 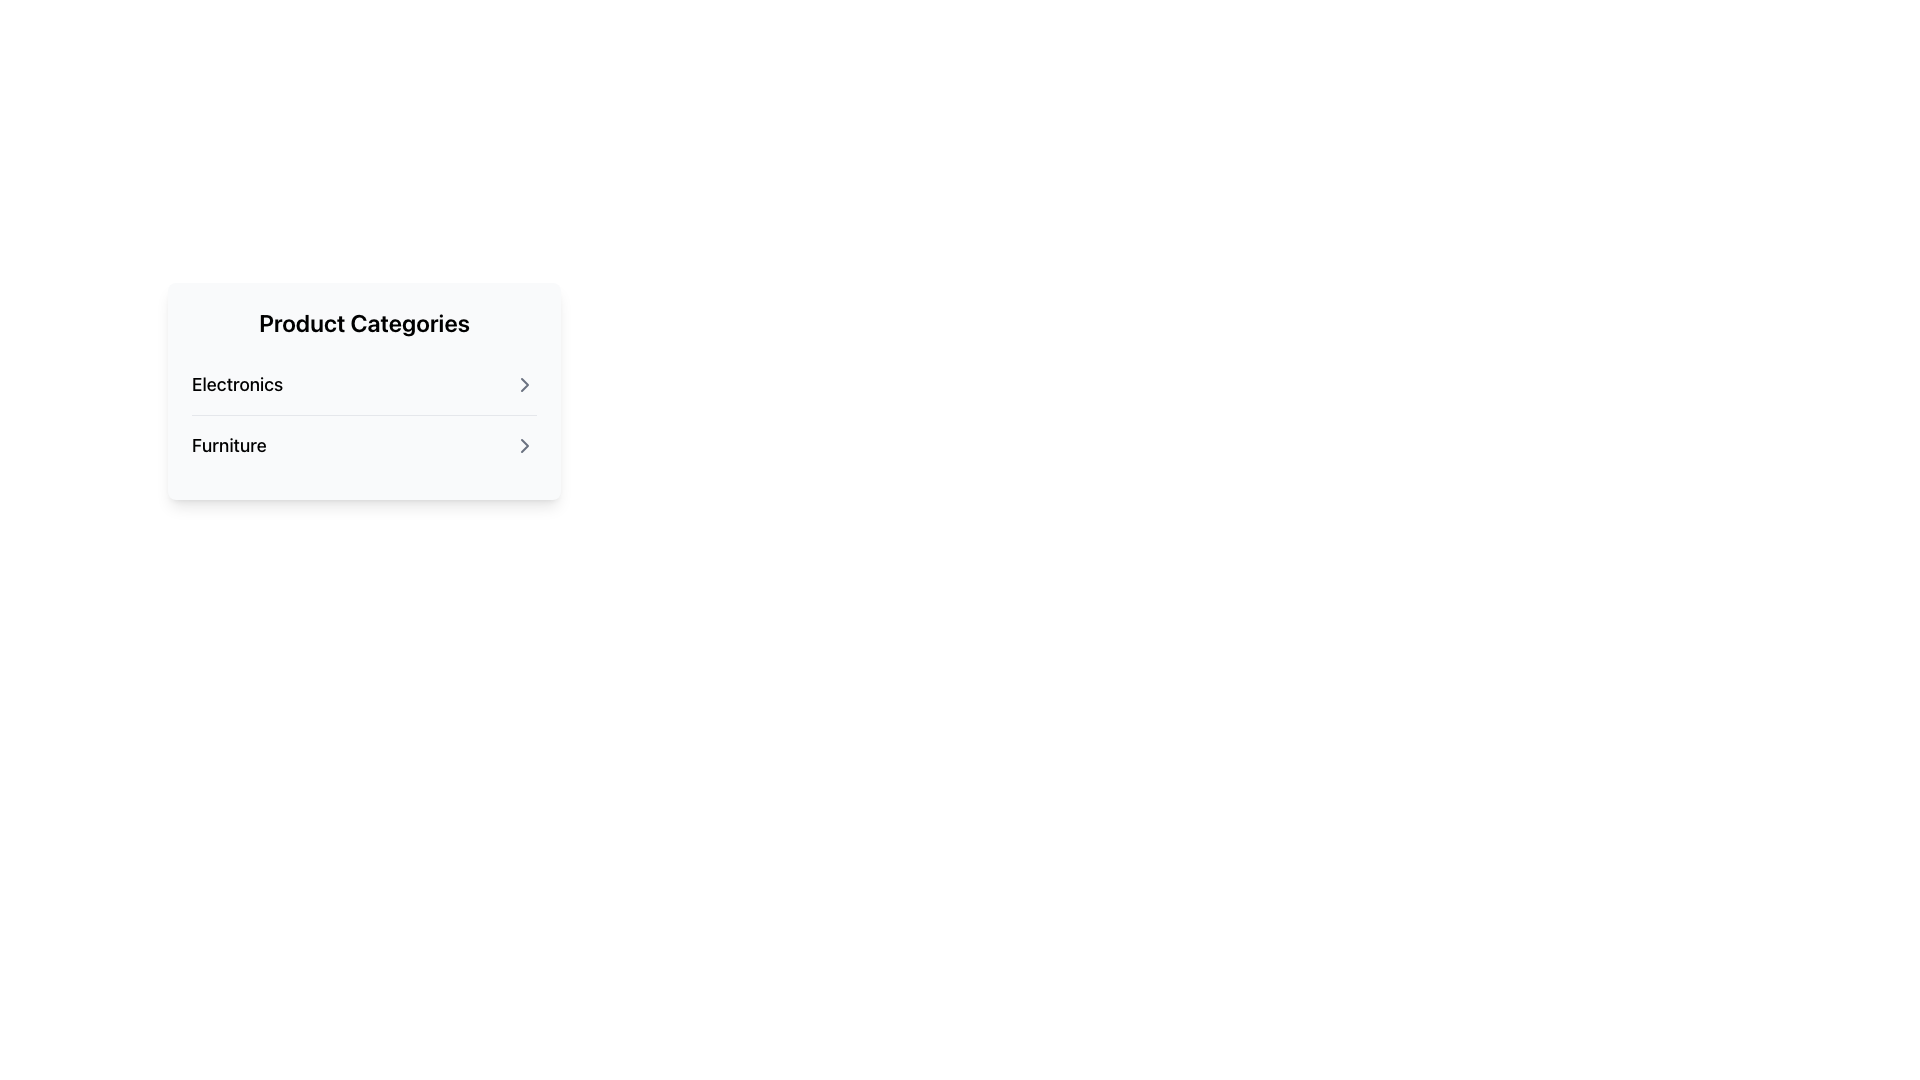 I want to click on the first list item labeled 'Electronics', so click(x=364, y=385).